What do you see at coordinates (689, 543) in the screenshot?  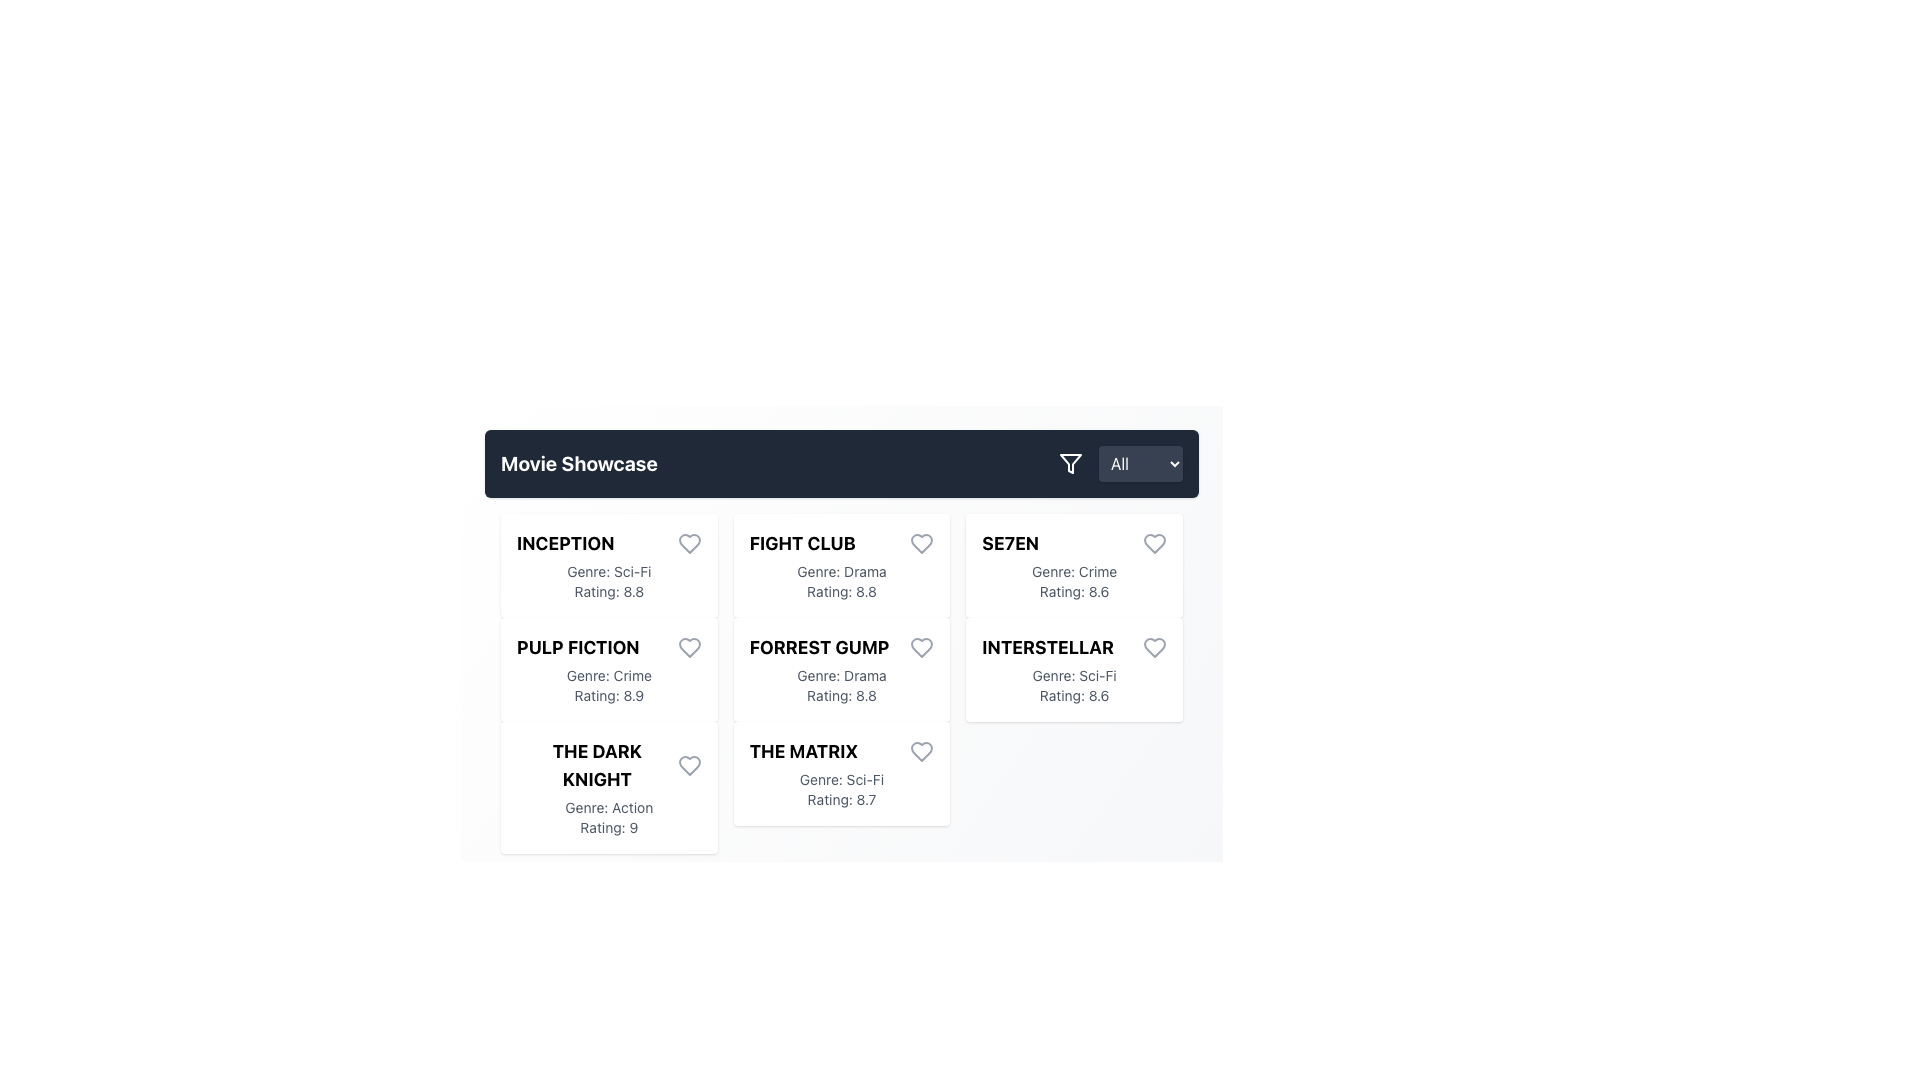 I see `the heart icon located at the top right of the card for the movie 'Inception' in the grid layout` at bounding box center [689, 543].